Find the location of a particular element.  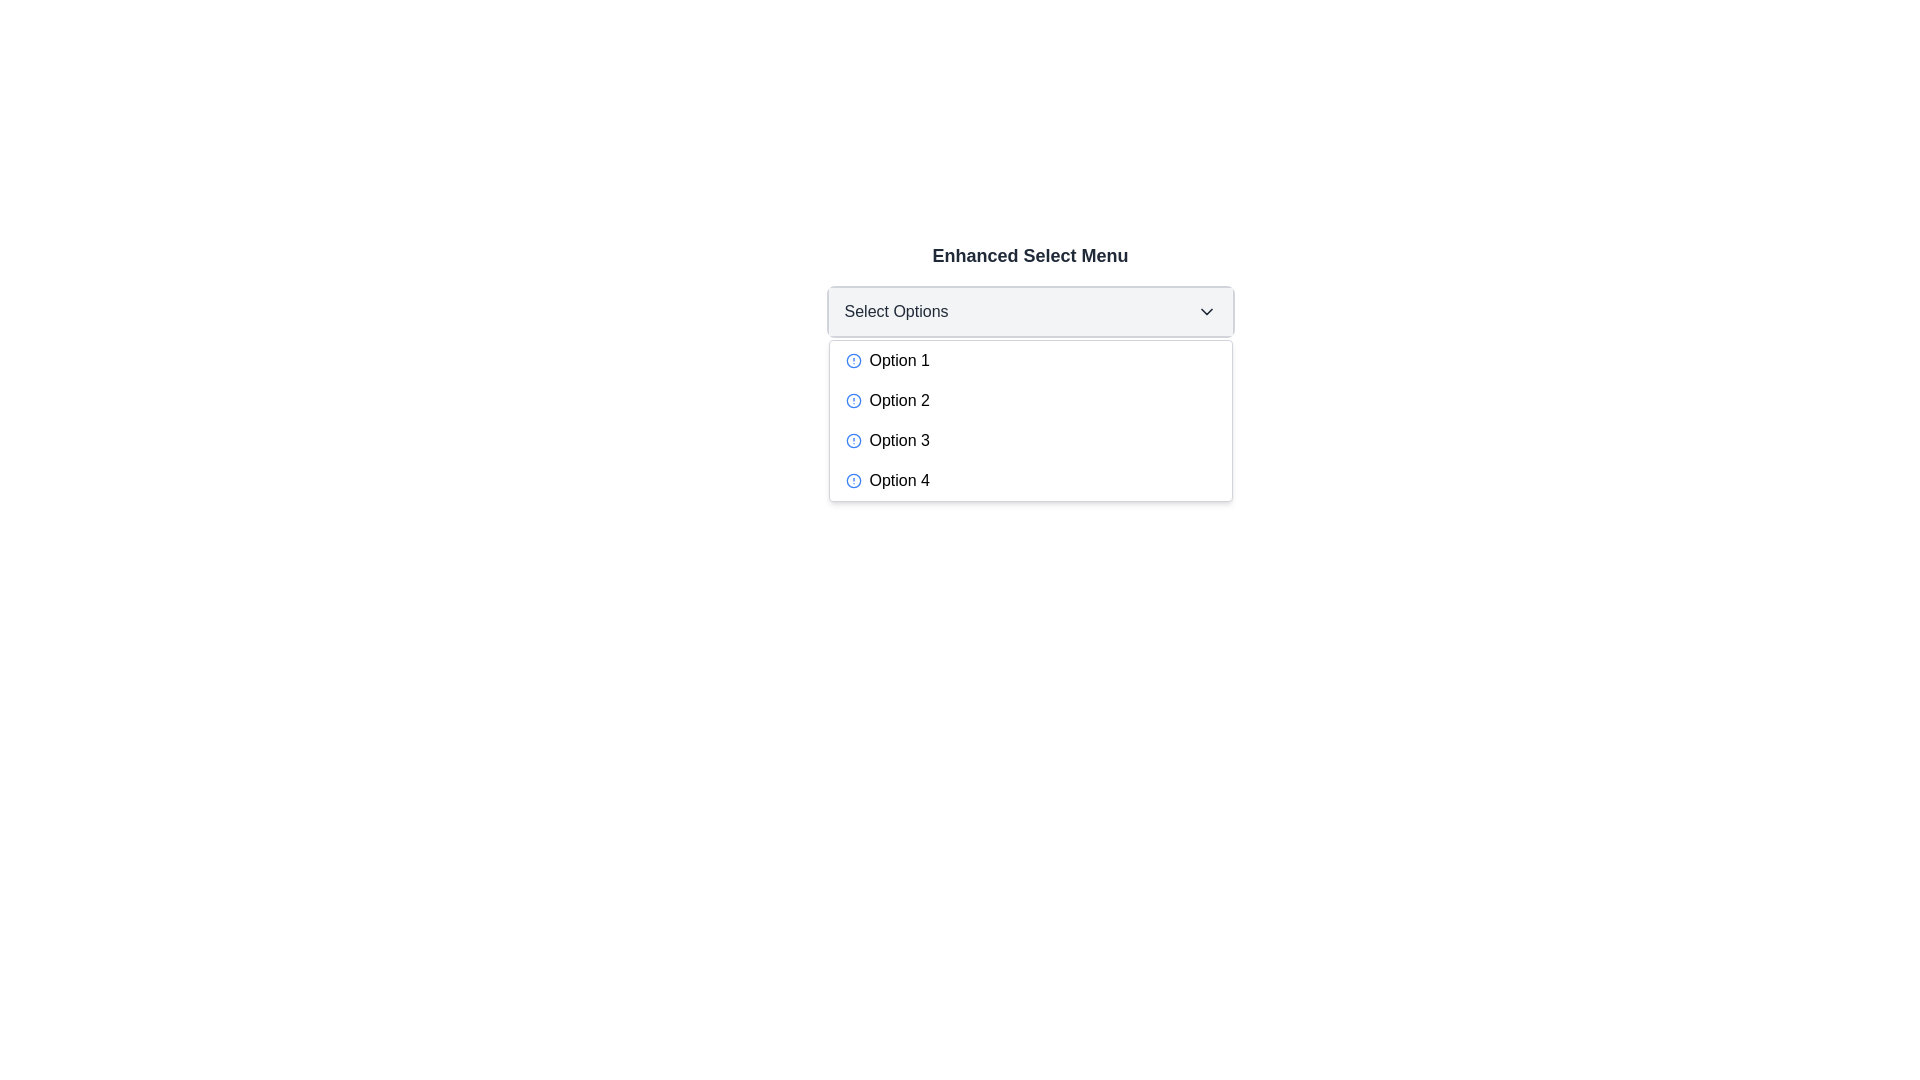

keyboard navigation is located at coordinates (1030, 312).